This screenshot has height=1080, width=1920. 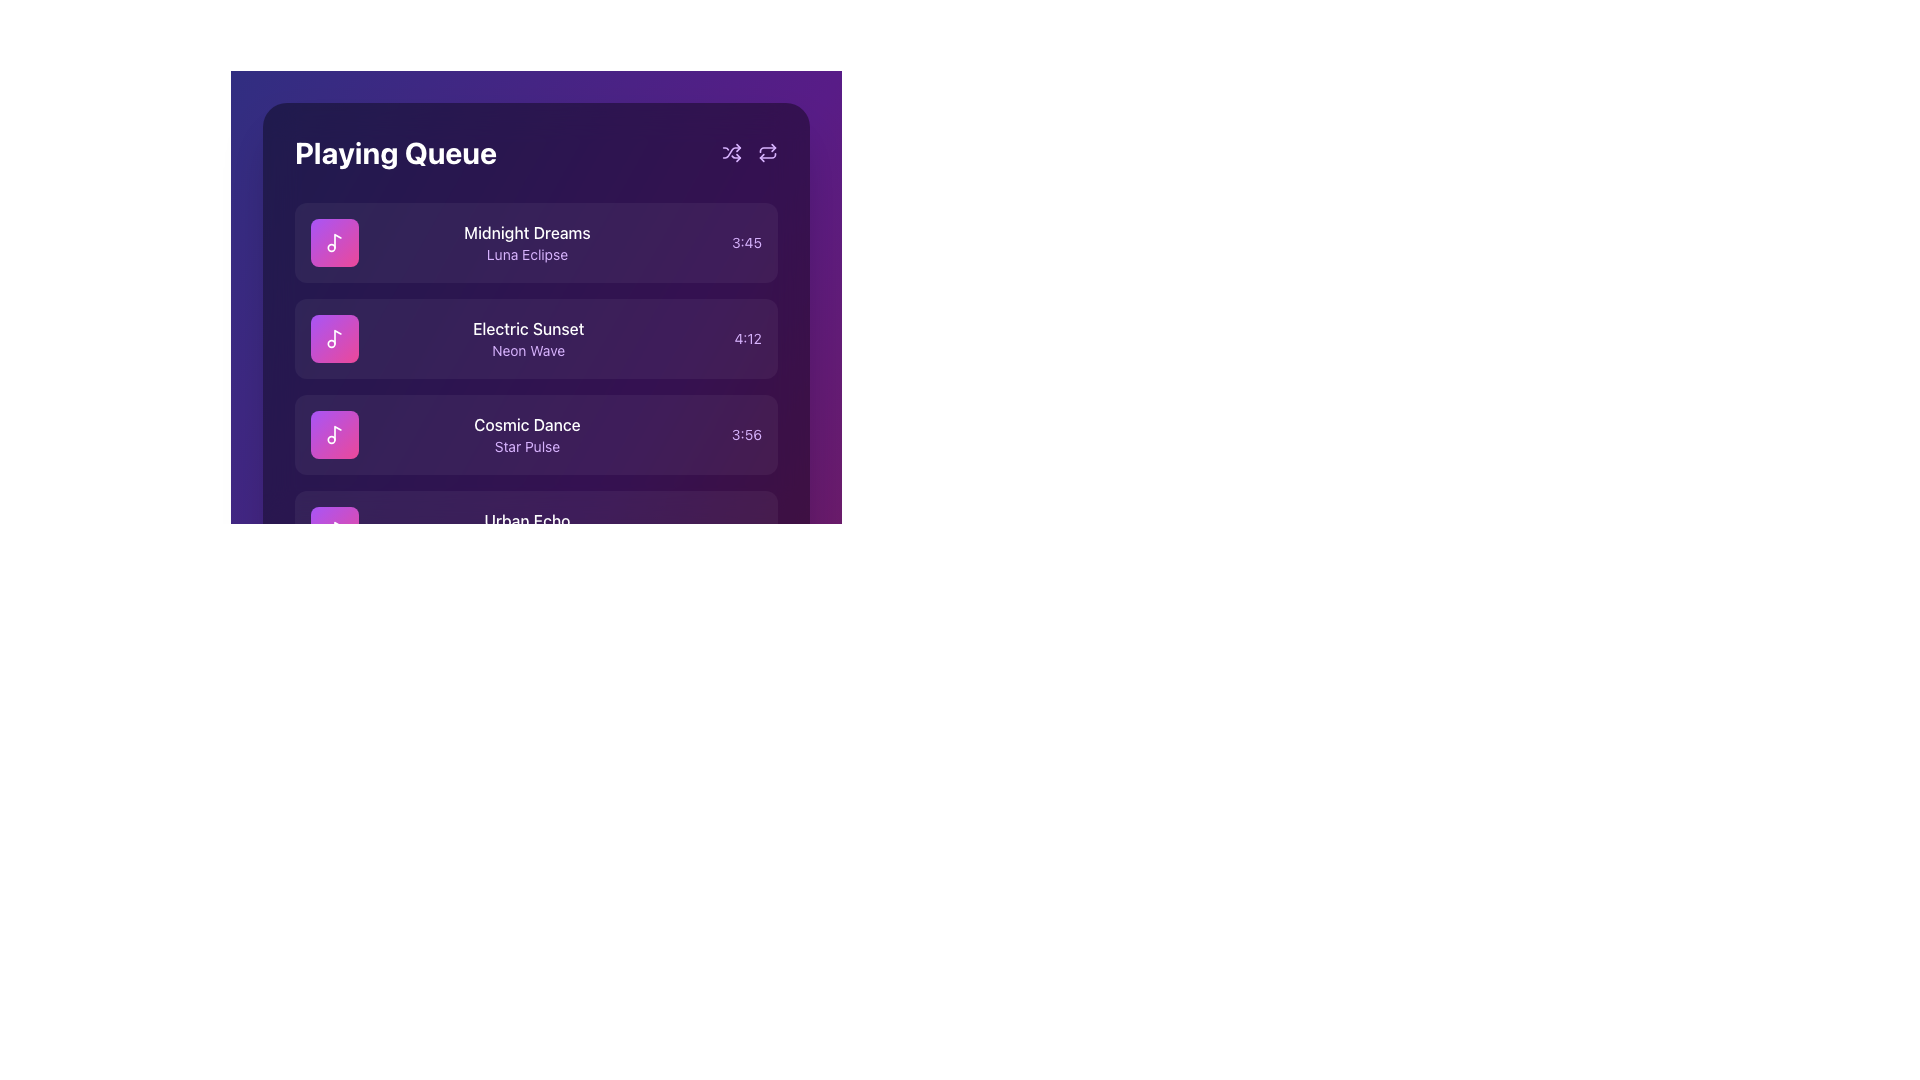 What do you see at coordinates (728, 242) in the screenshot?
I see `the text label displaying '3:45', which is styled in purple and indicates a timestamp, located on the right side of the song information card for 'Midnight Dreams' by 'Luna Eclipse'` at bounding box center [728, 242].